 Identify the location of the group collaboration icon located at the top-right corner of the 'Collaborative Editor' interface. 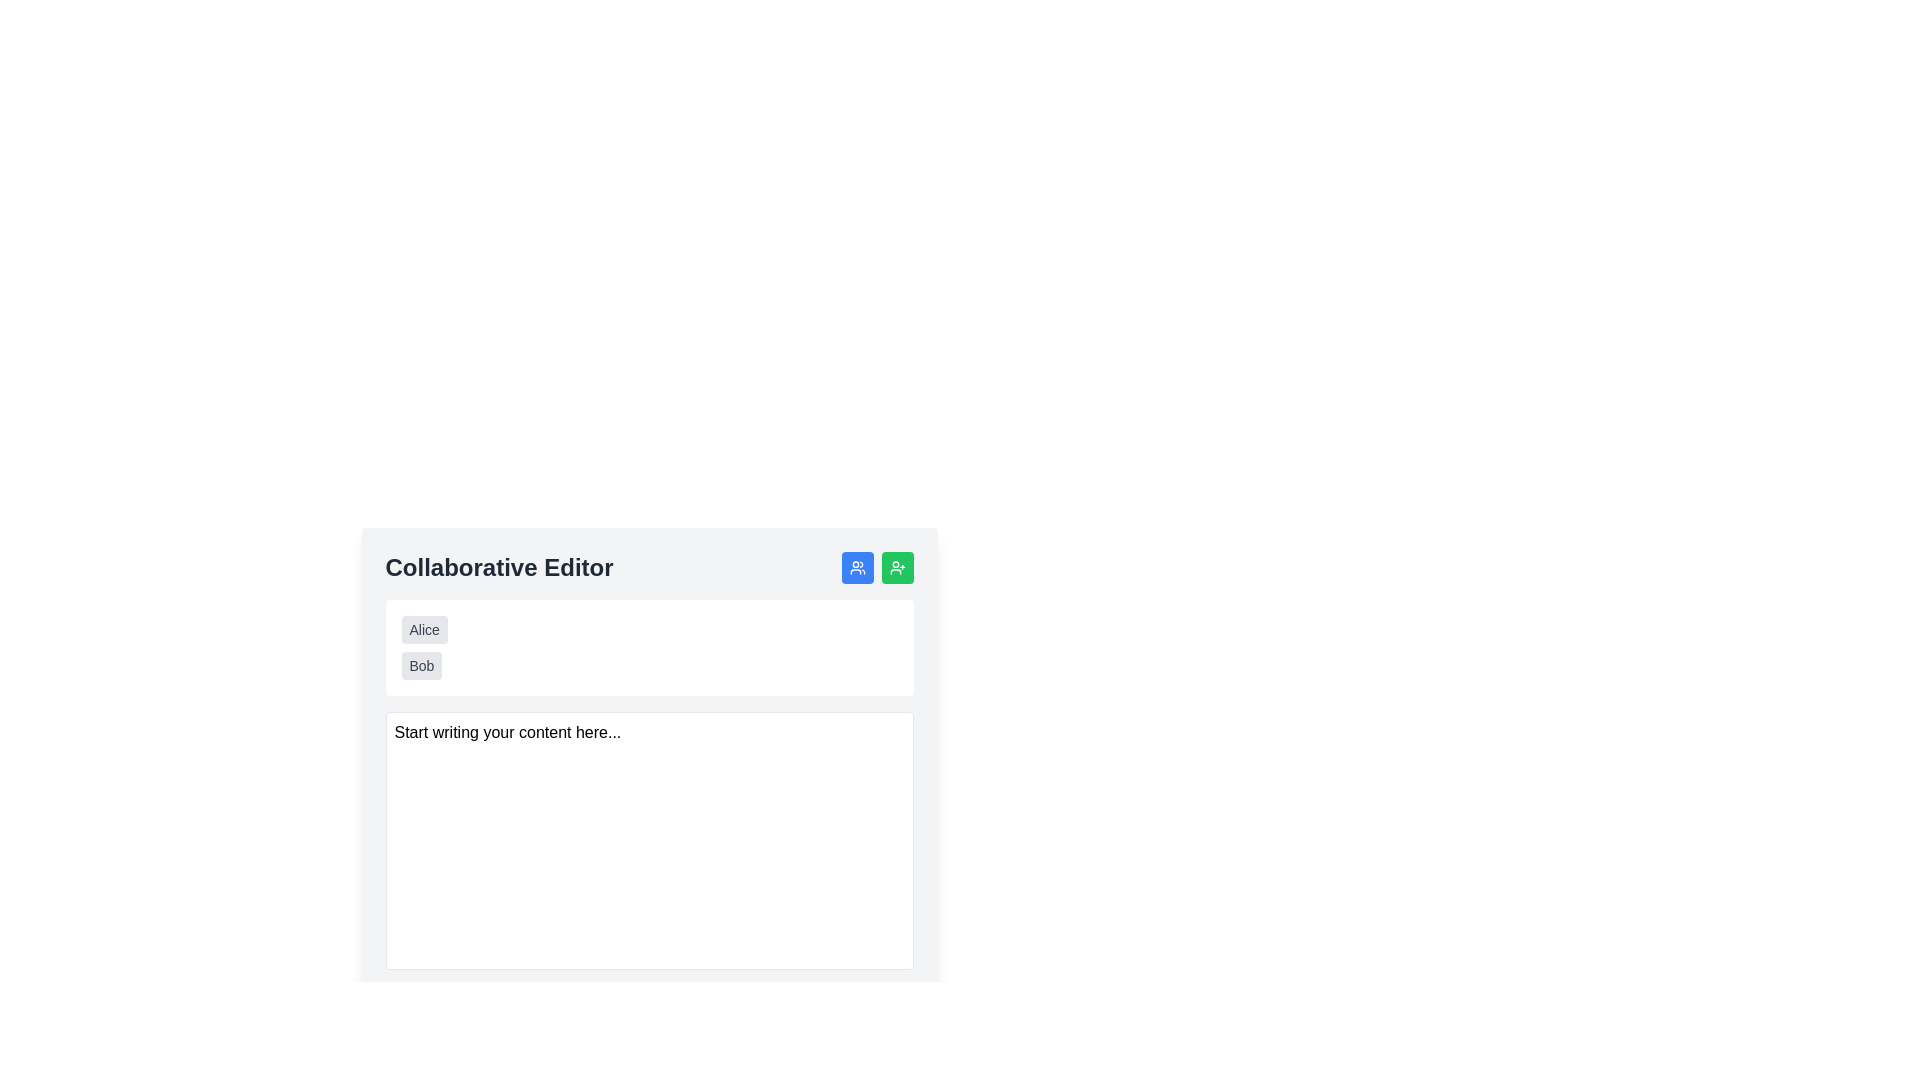
(857, 567).